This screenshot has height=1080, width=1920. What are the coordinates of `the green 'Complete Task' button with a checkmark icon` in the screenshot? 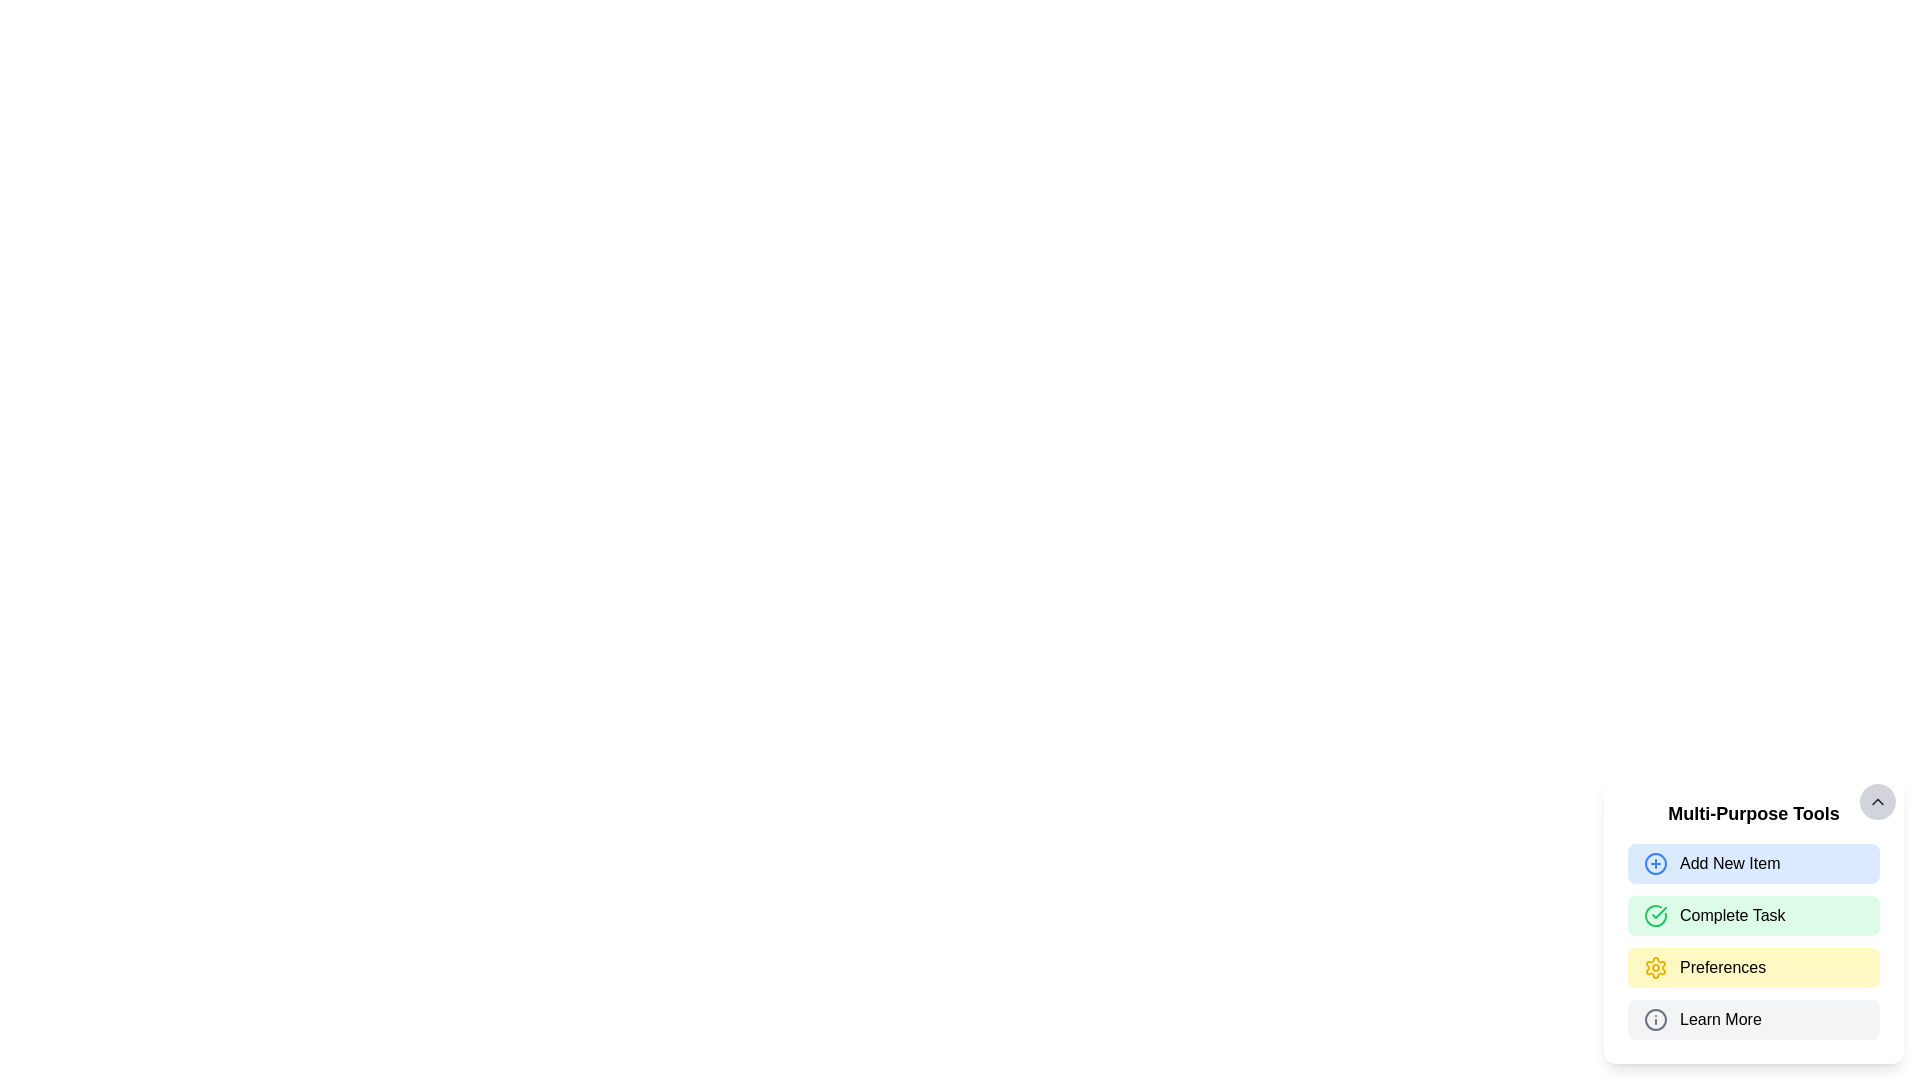 It's located at (1752, 941).